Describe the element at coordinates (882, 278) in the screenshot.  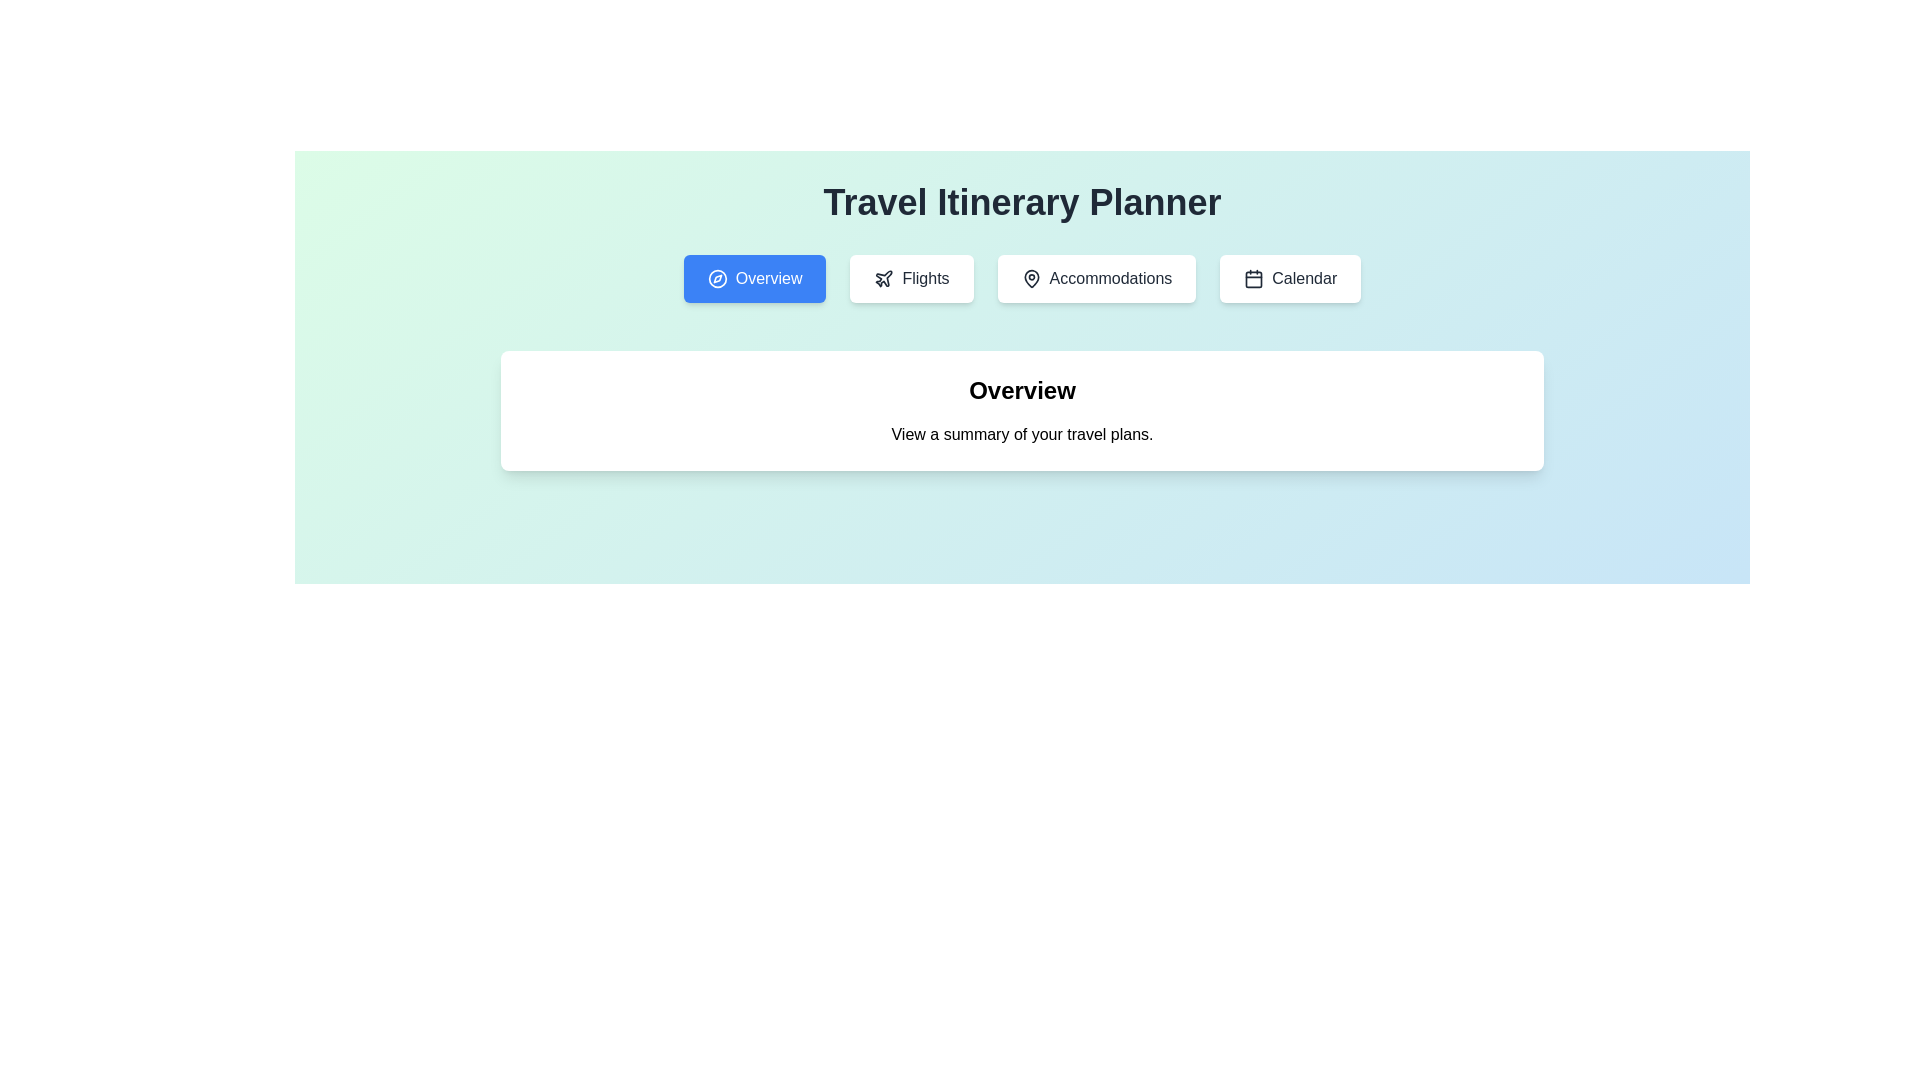
I see `the 'Flights' button which contains the icon representing air travel options` at that location.